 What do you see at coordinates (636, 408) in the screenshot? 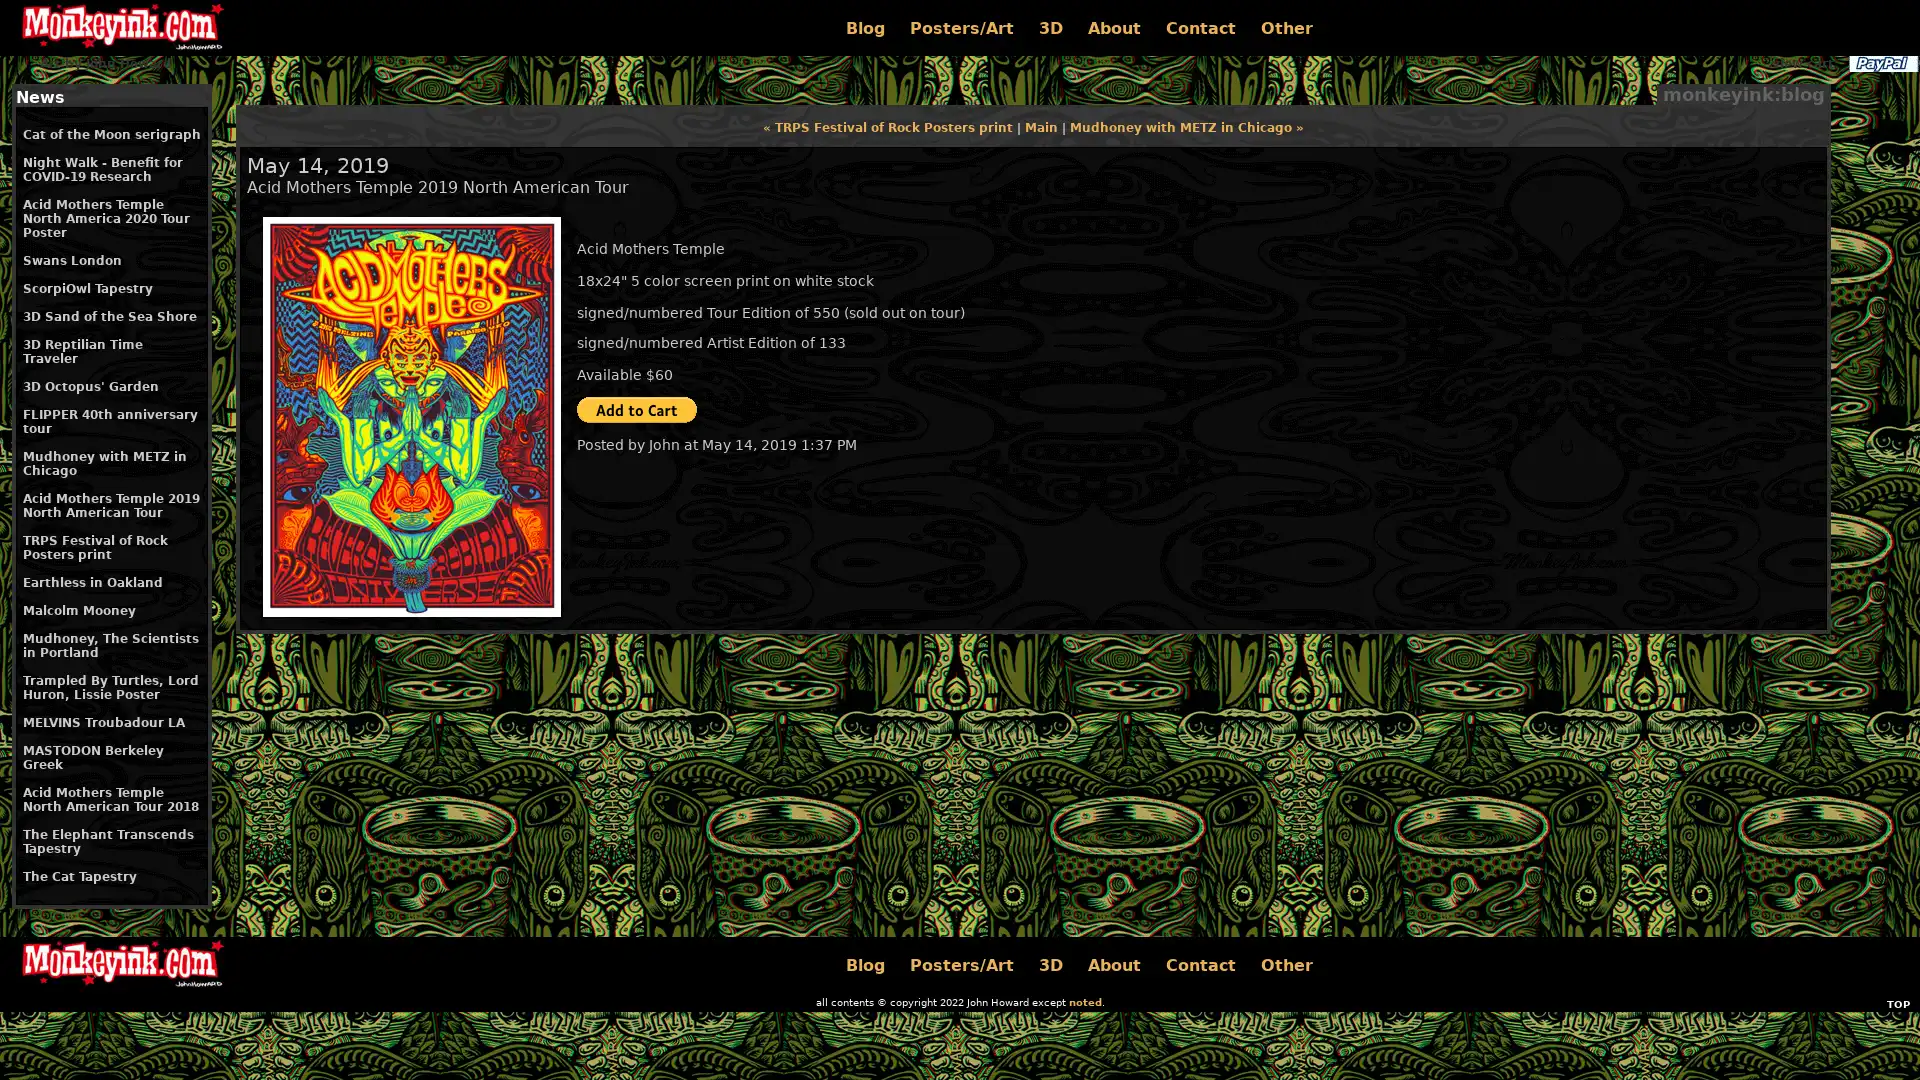
I see `PayPal - The safer, easier way to pay online!` at bounding box center [636, 408].